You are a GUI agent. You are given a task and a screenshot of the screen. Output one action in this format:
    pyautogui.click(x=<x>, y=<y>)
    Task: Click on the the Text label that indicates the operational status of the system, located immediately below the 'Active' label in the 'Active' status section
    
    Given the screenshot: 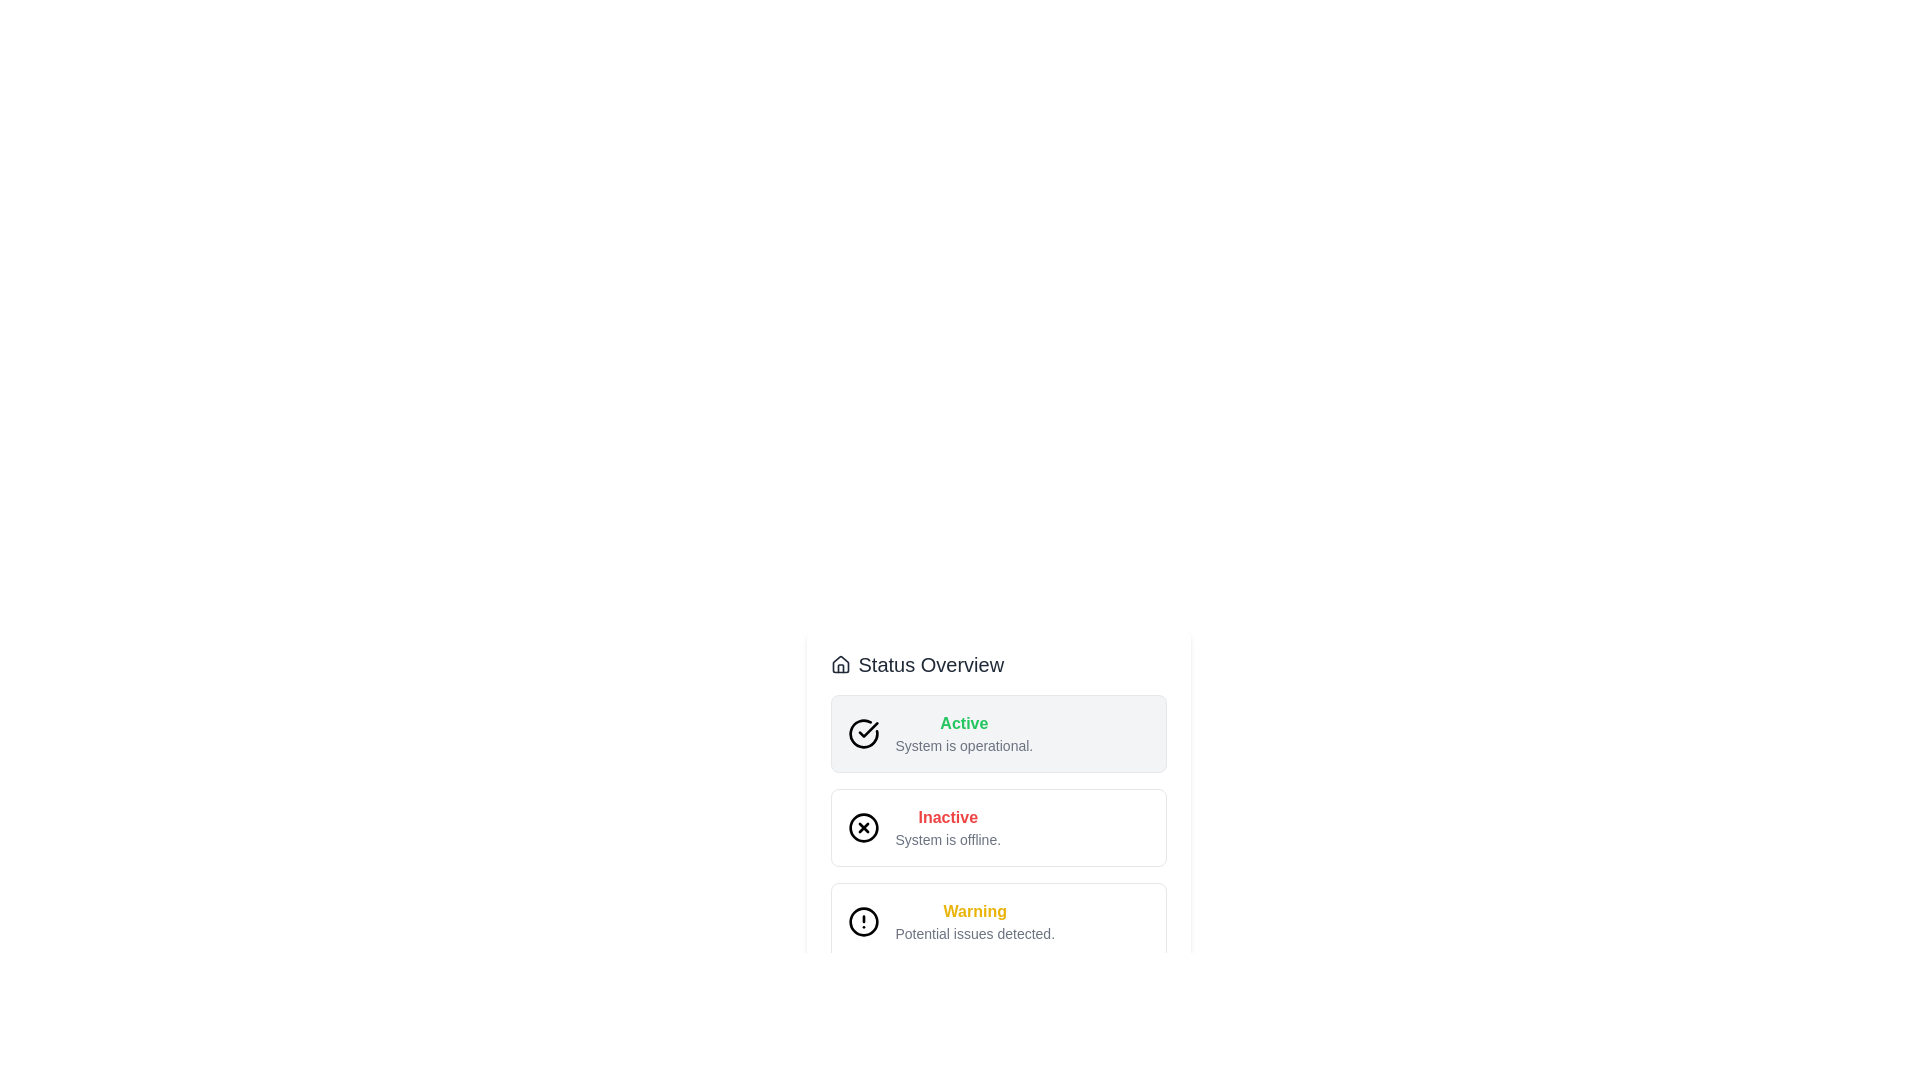 What is the action you would take?
    pyautogui.click(x=964, y=745)
    